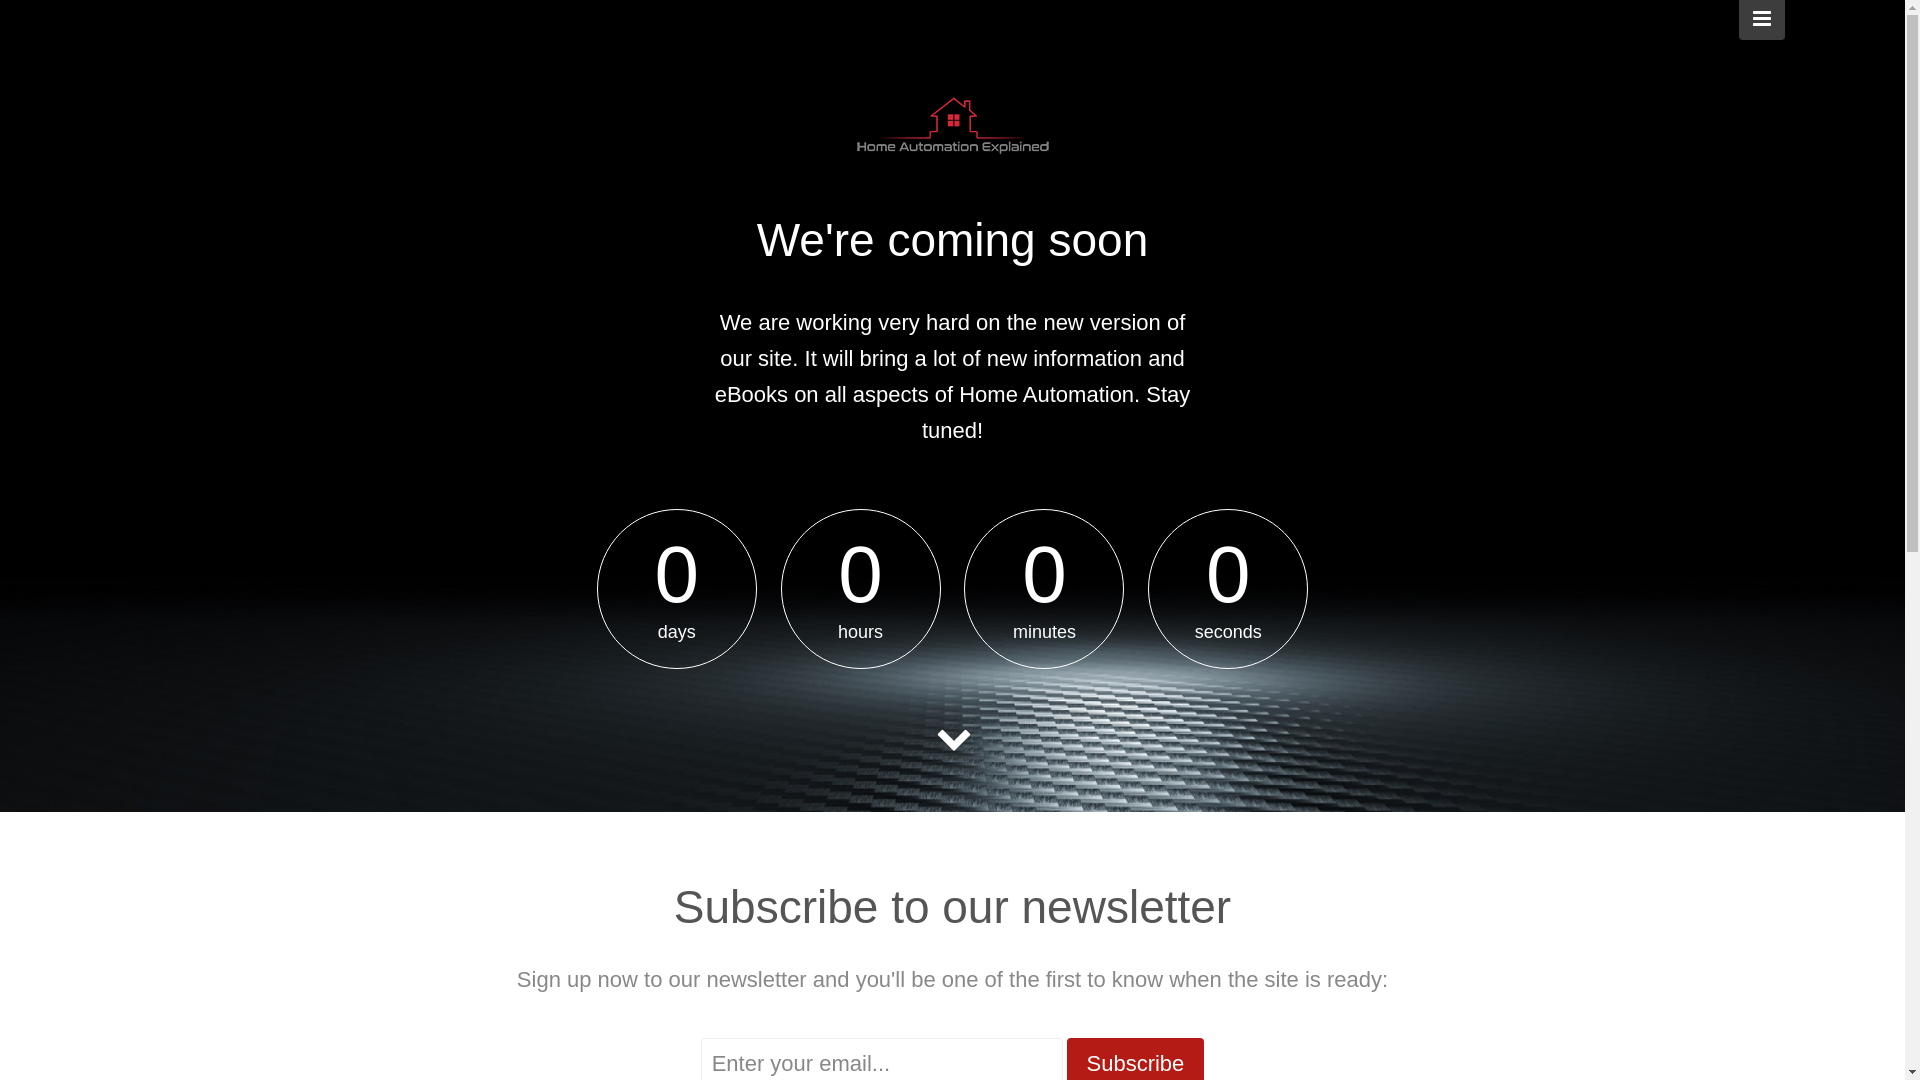  What do you see at coordinates (950, 130) in the screenshot?
I see `'Home Automation Explained'` at bounding box center [950, 130].